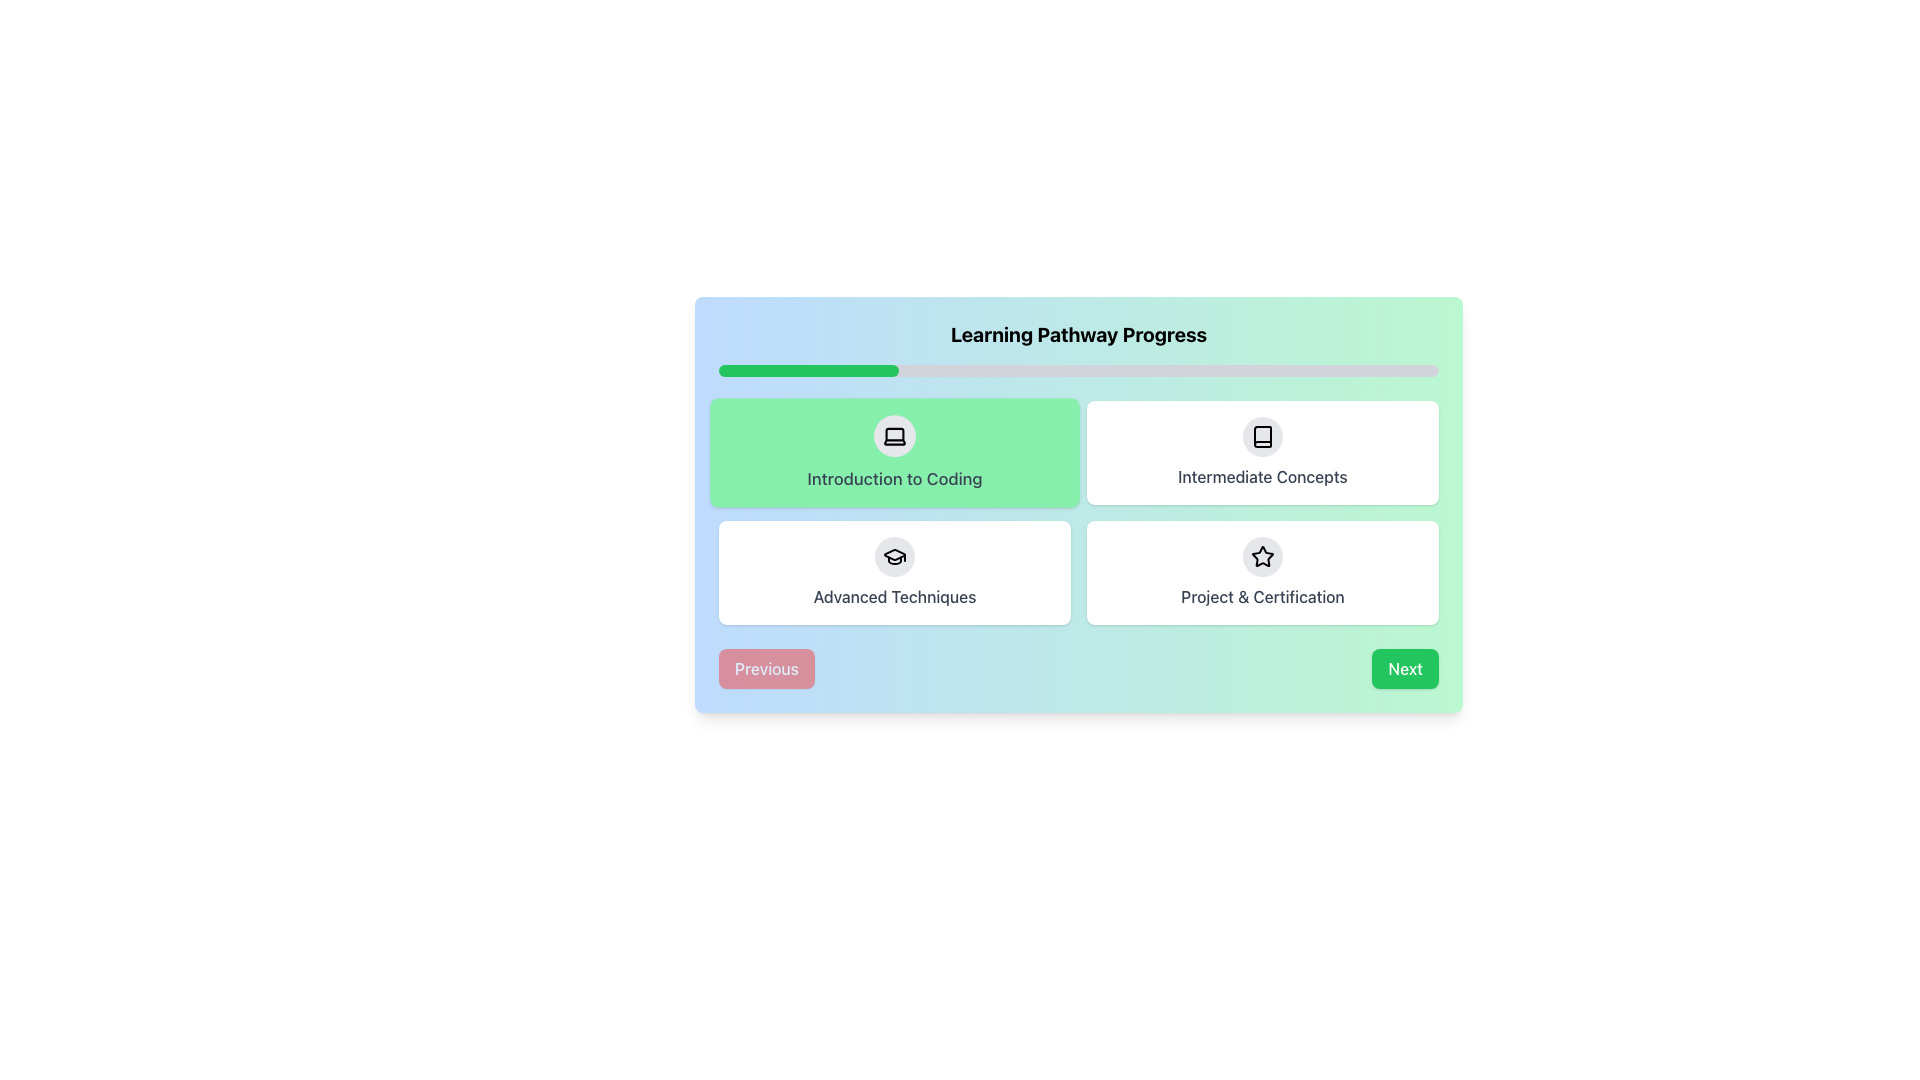 The image size is (1920, 1080). What do you see at coordinates (1261, 435) in the screenshot?
I see `the circular icon button with a gray background and a book icon, located at the top center of the 'Intermediate Concepts' card` at bounding box center [1261, 435].